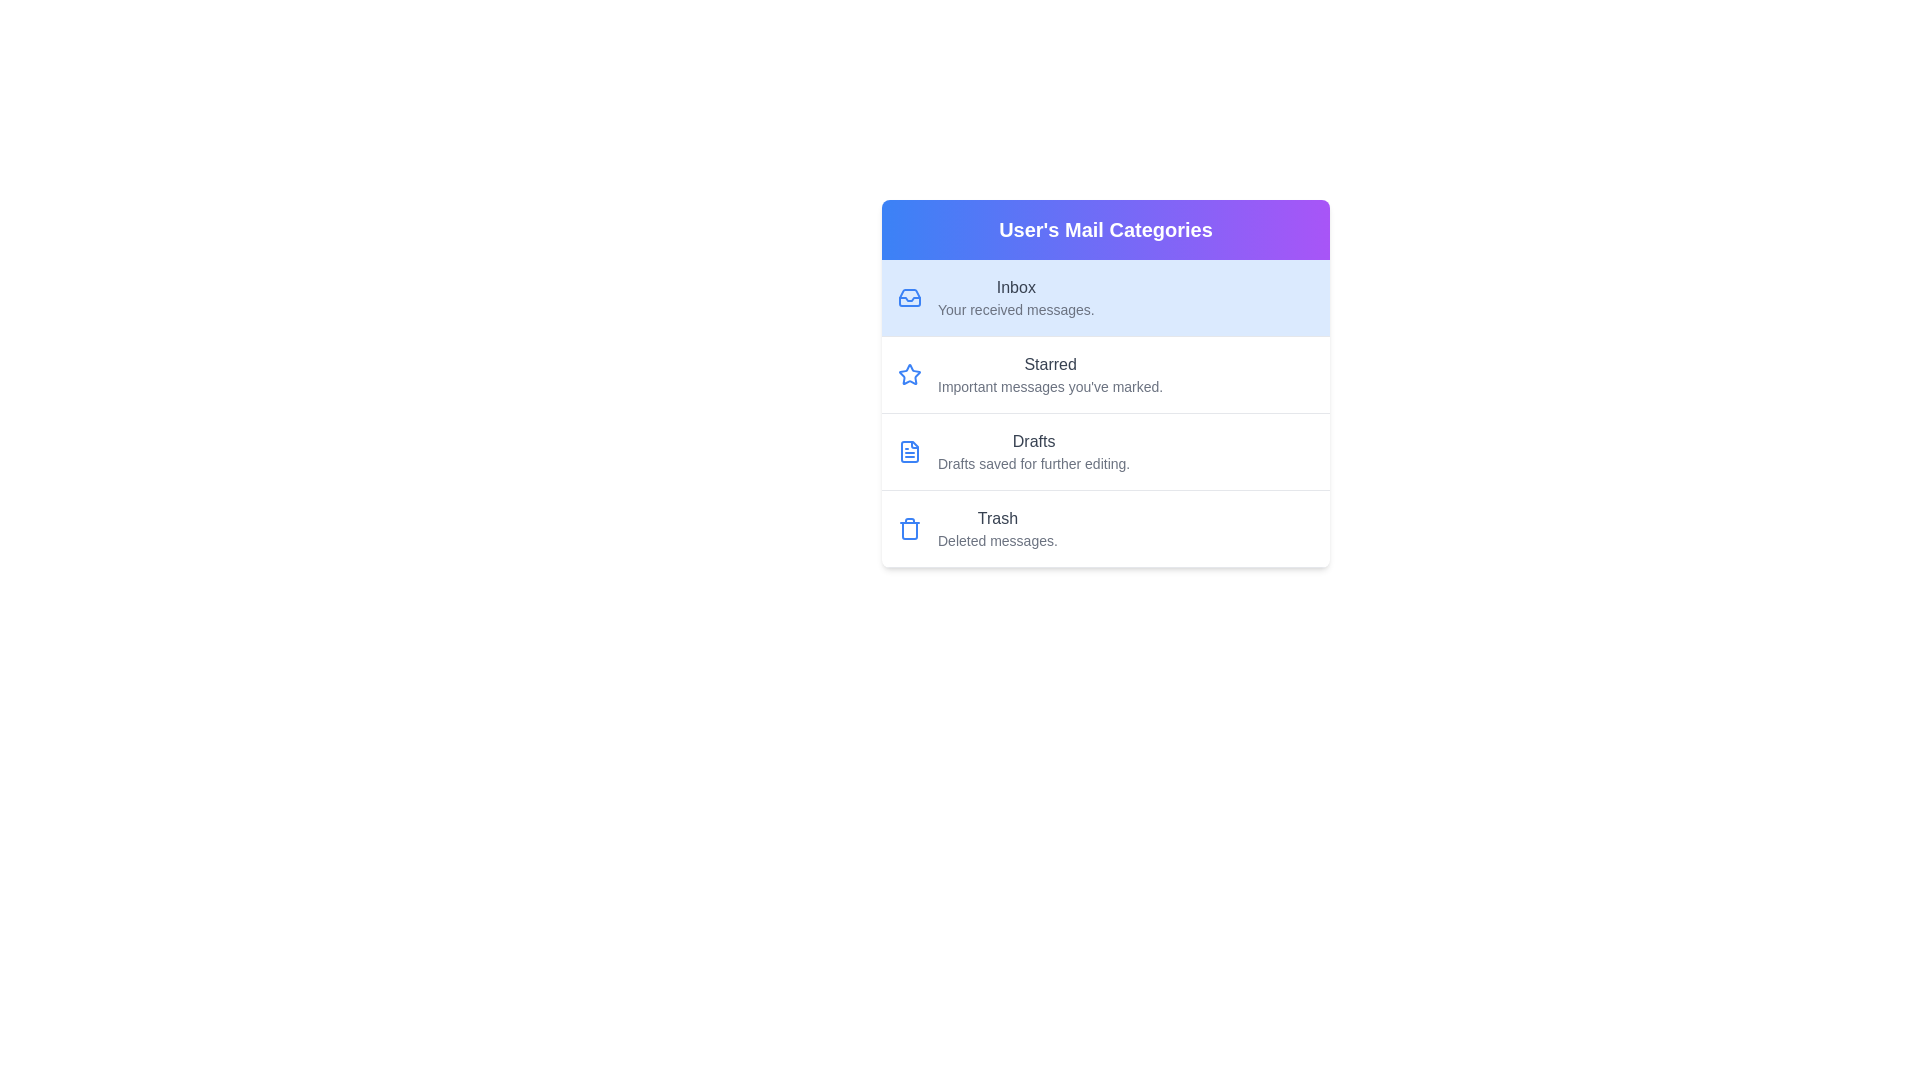 The height and width of the screenshot is (1080, 1920). What do you see at coordinates (1104, 451) in the screenshot?
I see `the mail category item corresponding to Drafts` at bounding box center [1104, 451].